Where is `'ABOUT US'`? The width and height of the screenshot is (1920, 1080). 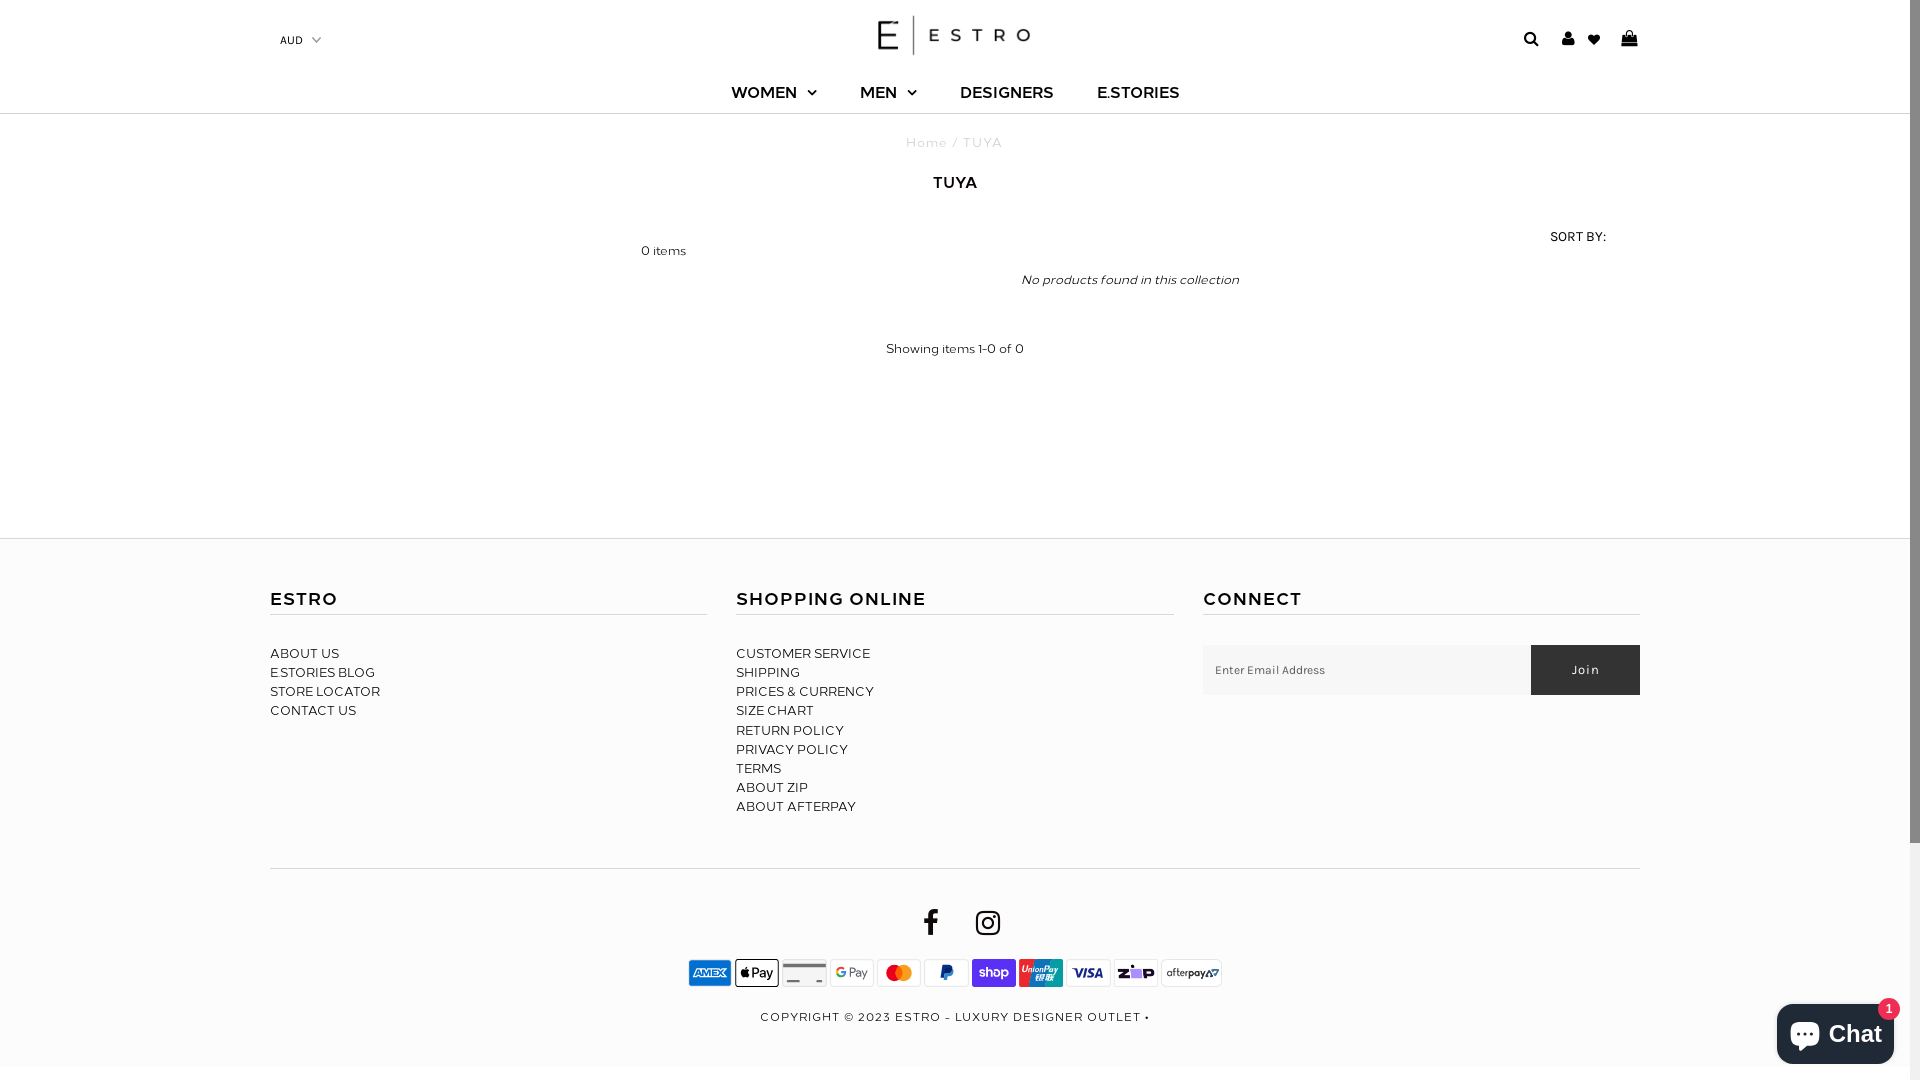 'ABOUT US' is located at coordinates (303, 654).